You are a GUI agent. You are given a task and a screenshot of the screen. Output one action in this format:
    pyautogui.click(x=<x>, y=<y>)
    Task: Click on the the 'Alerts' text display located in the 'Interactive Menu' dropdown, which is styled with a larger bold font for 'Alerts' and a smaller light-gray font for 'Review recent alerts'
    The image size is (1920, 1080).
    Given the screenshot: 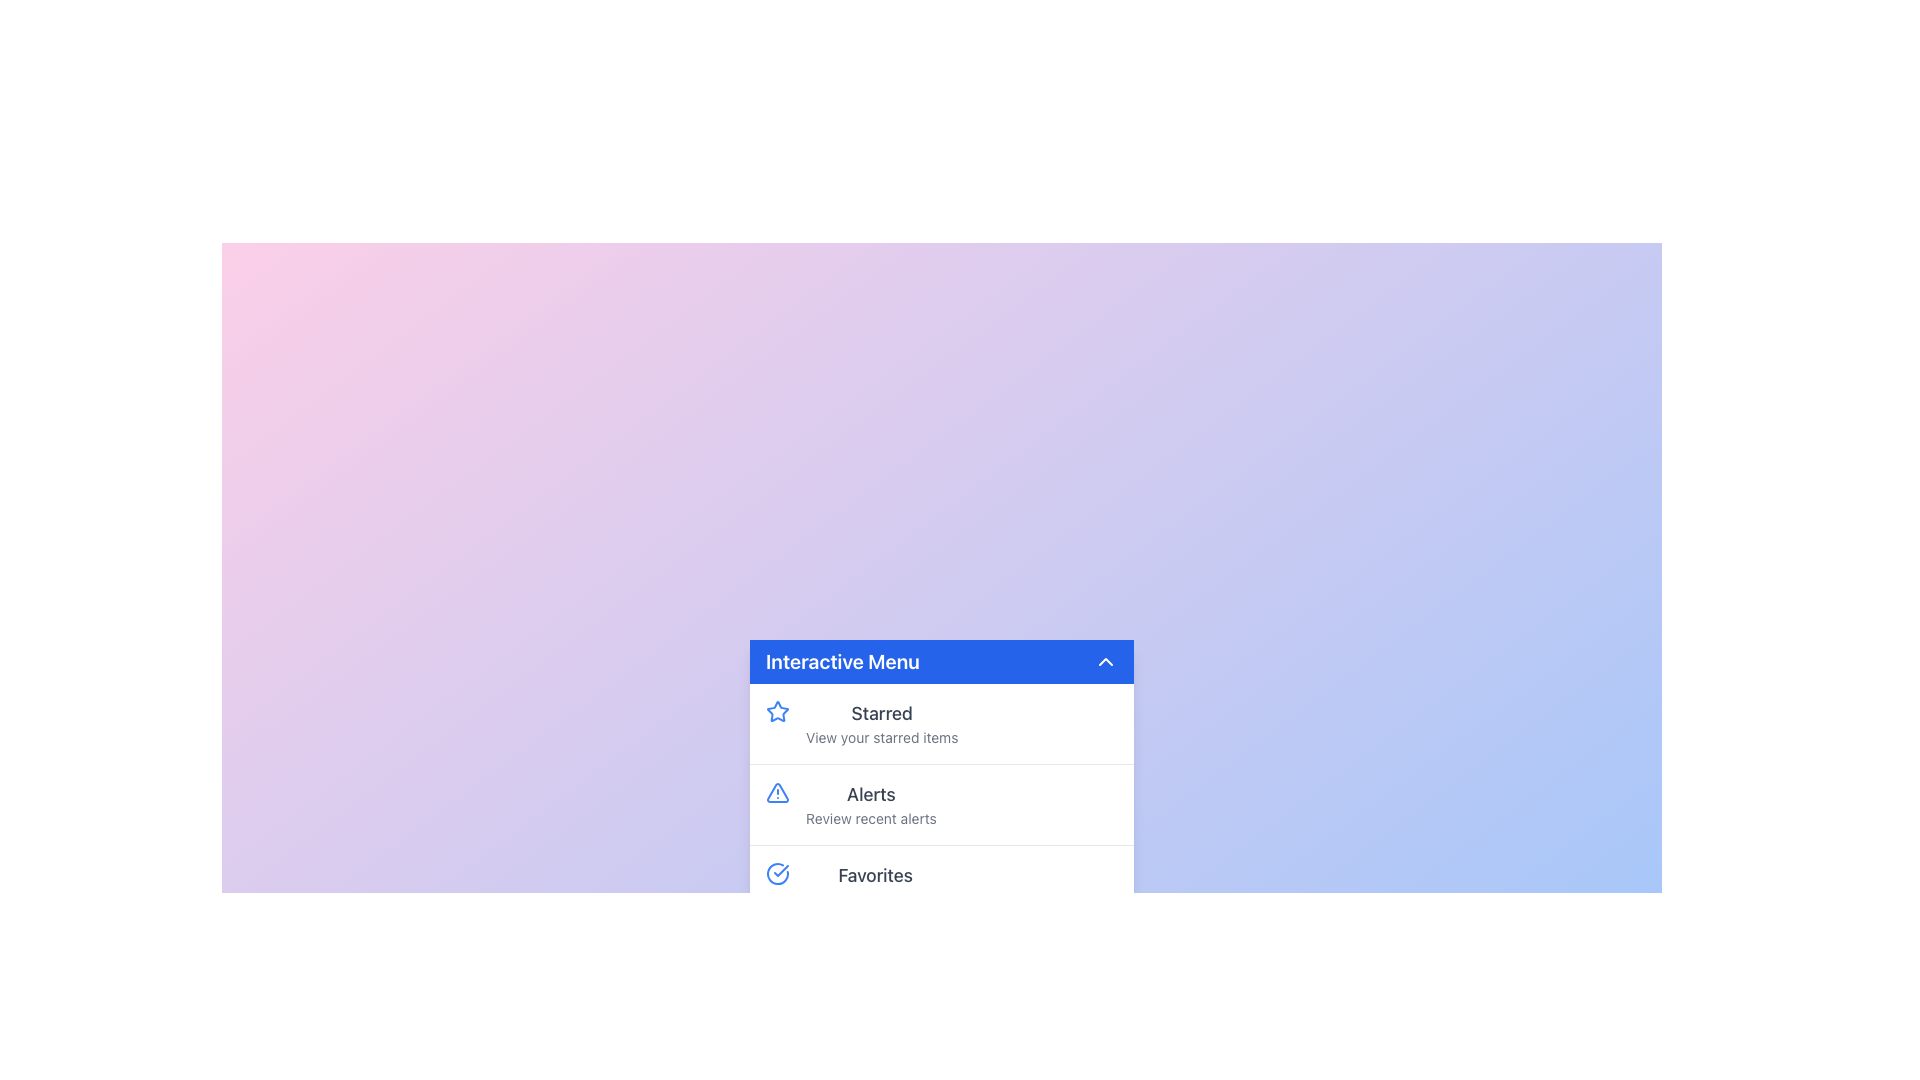 What is the action you would take?
    pyautogui.click(x=871, y=804)
    